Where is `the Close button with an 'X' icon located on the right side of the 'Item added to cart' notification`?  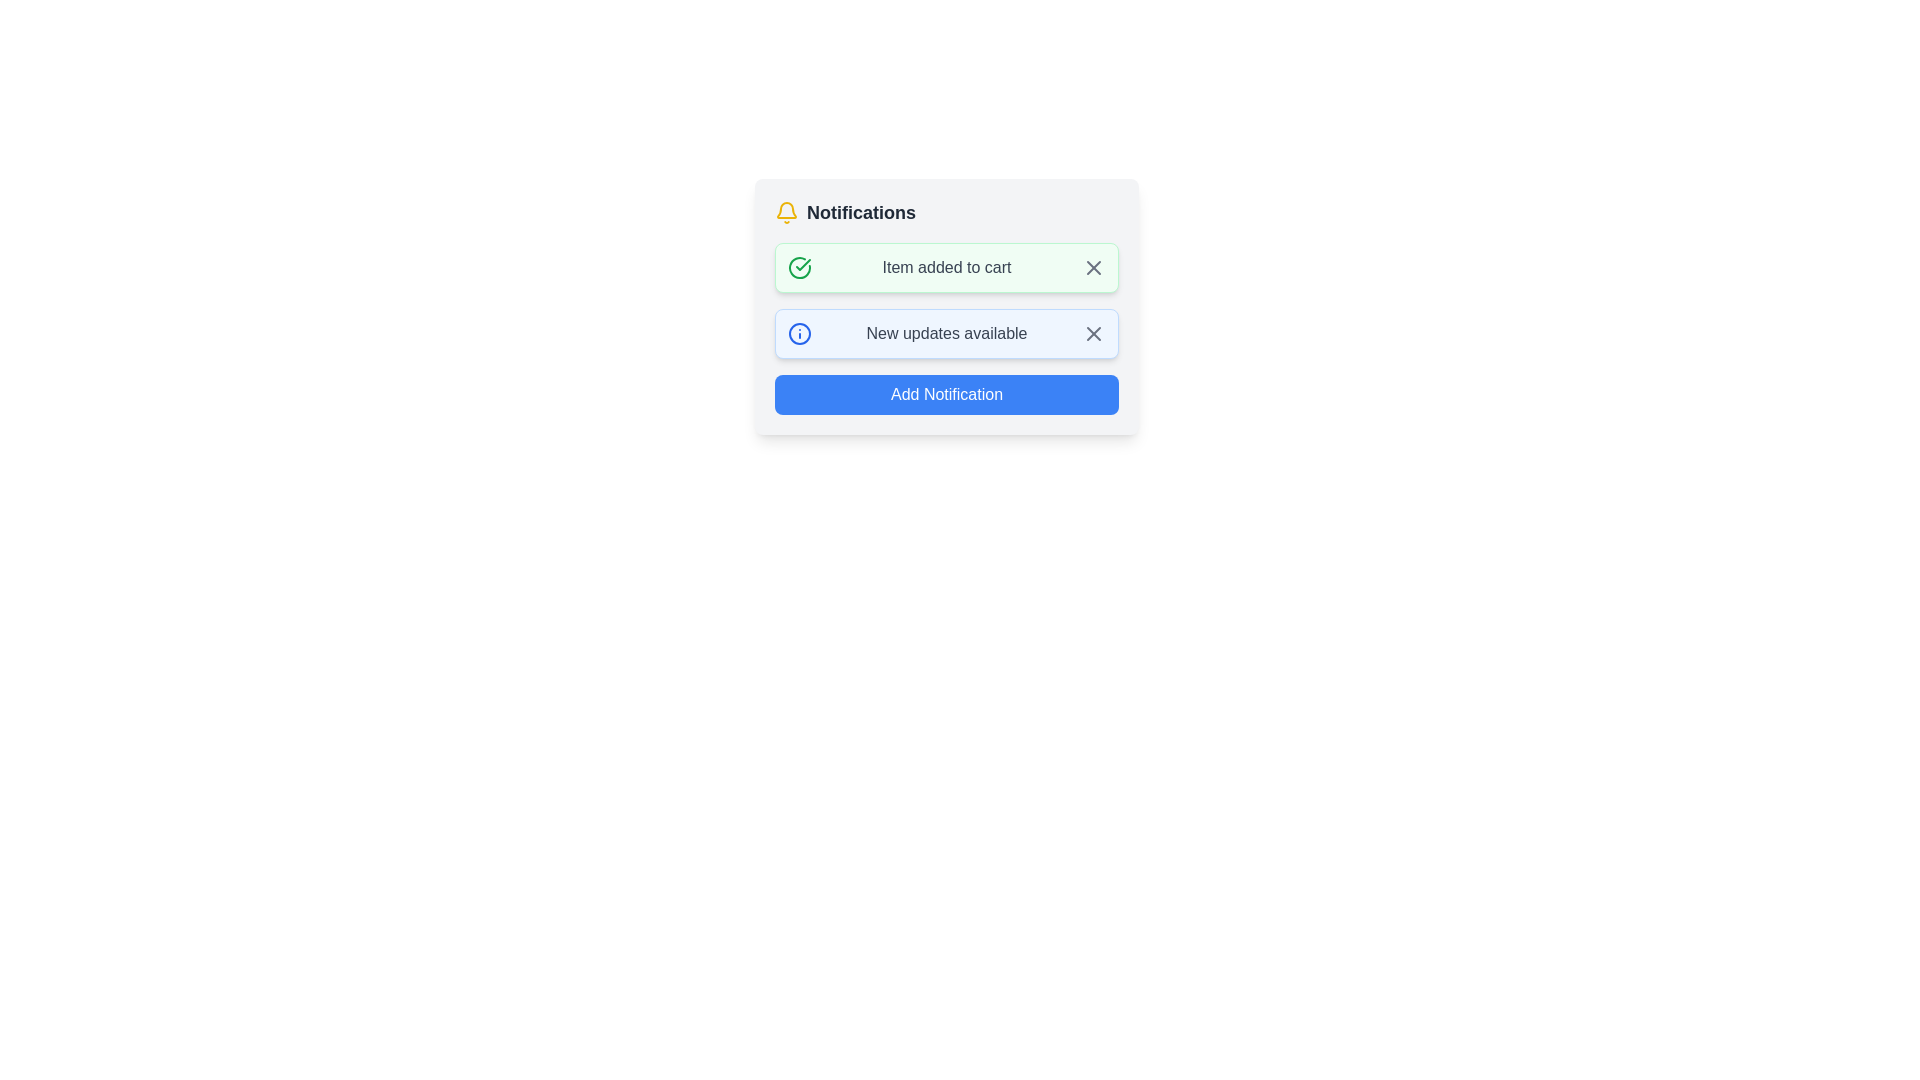 the Close button with an 'X' icon located on the right side of the 'Item added to cart' notification is located at coordinates (1093, 266).